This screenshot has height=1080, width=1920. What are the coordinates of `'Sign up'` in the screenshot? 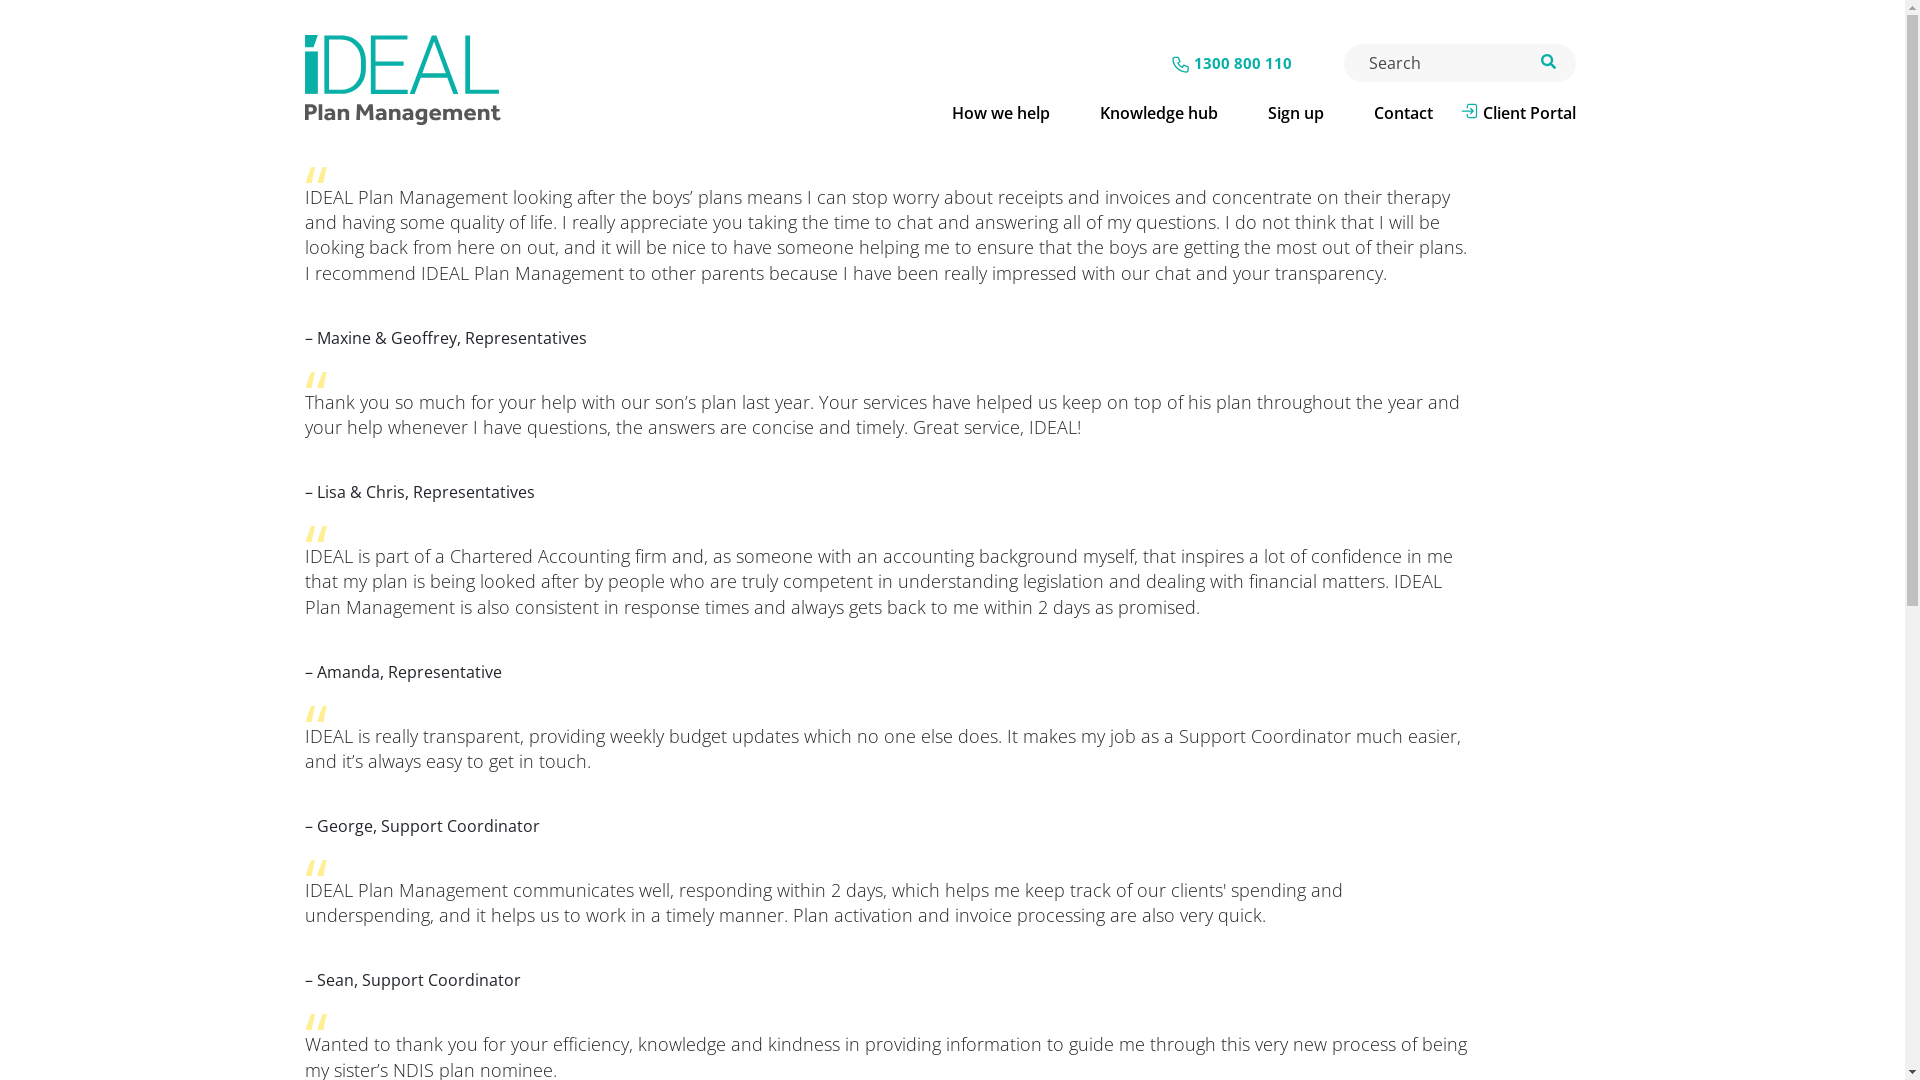 It's located at (1295, 112).